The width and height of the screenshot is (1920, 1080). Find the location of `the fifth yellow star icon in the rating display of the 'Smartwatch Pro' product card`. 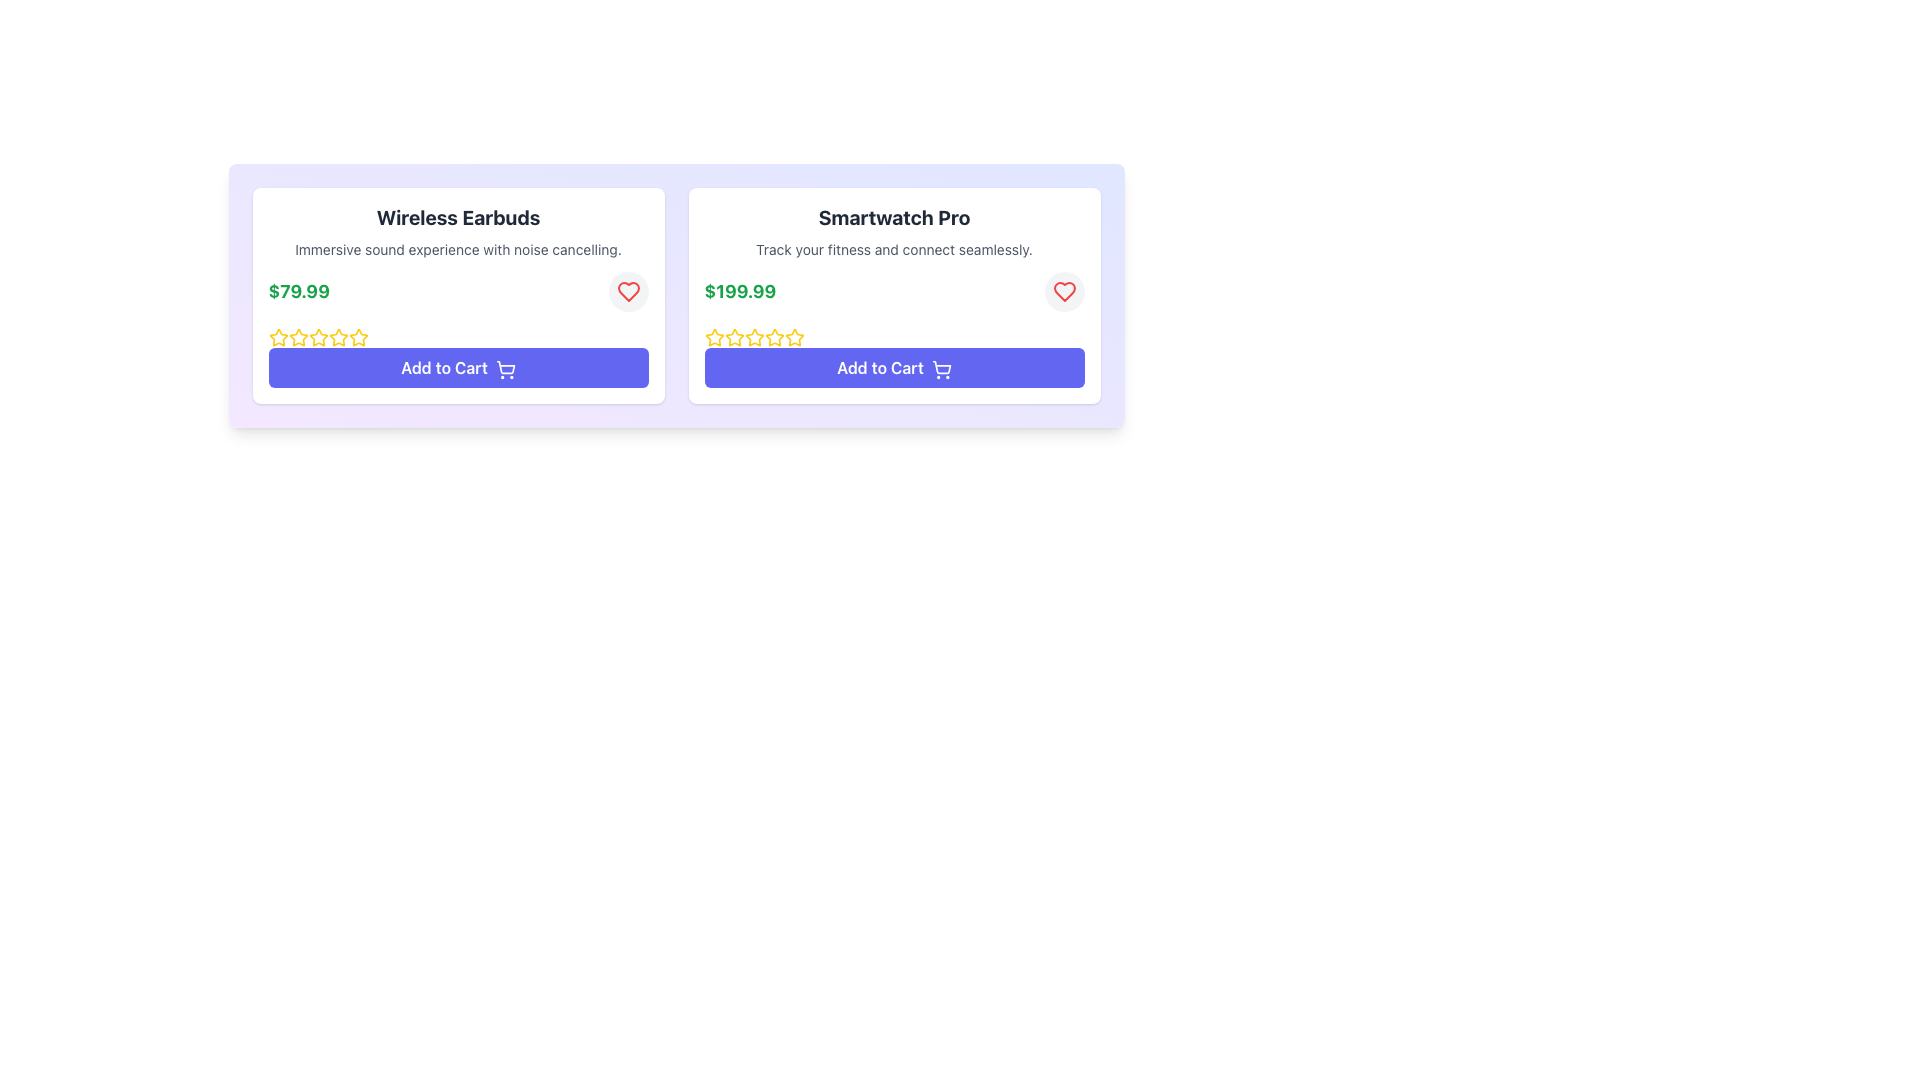

the fifth yellow star icon in the rating display of the 'Smartwatch Pro' product card is located at coordinates (773, 337).